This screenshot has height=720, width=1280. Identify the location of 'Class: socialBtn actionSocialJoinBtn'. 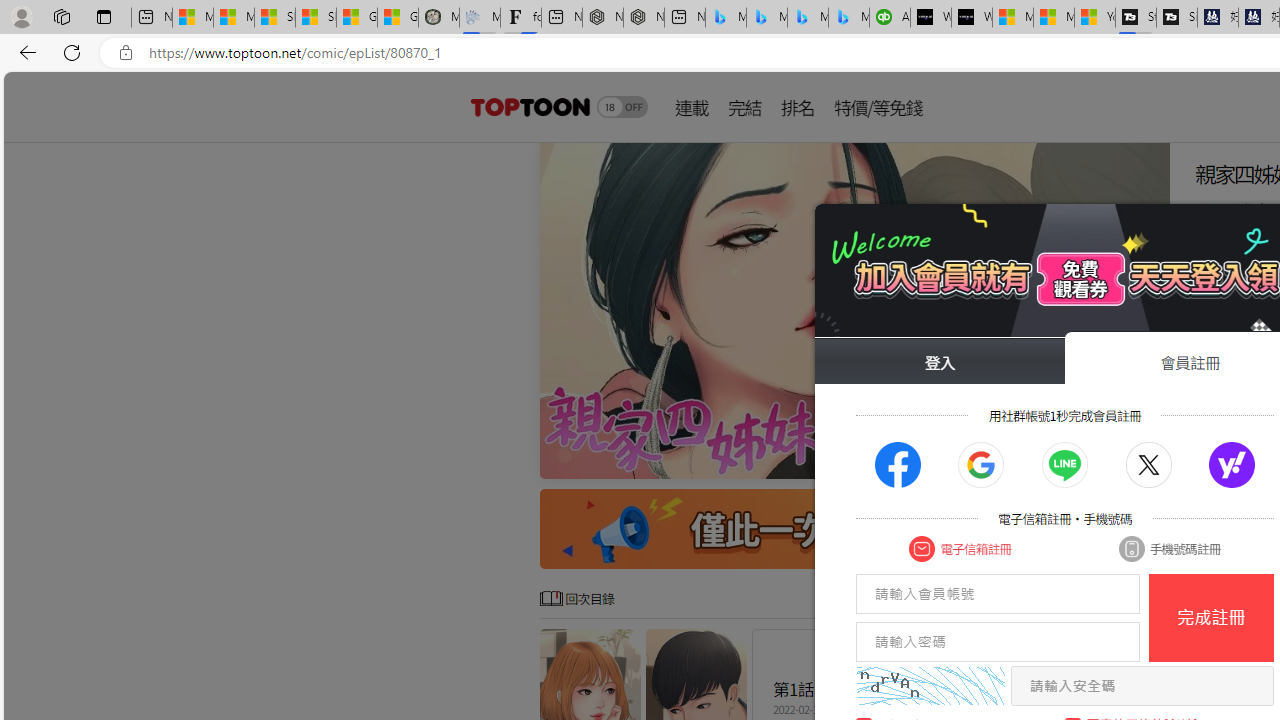
(1231, 465).